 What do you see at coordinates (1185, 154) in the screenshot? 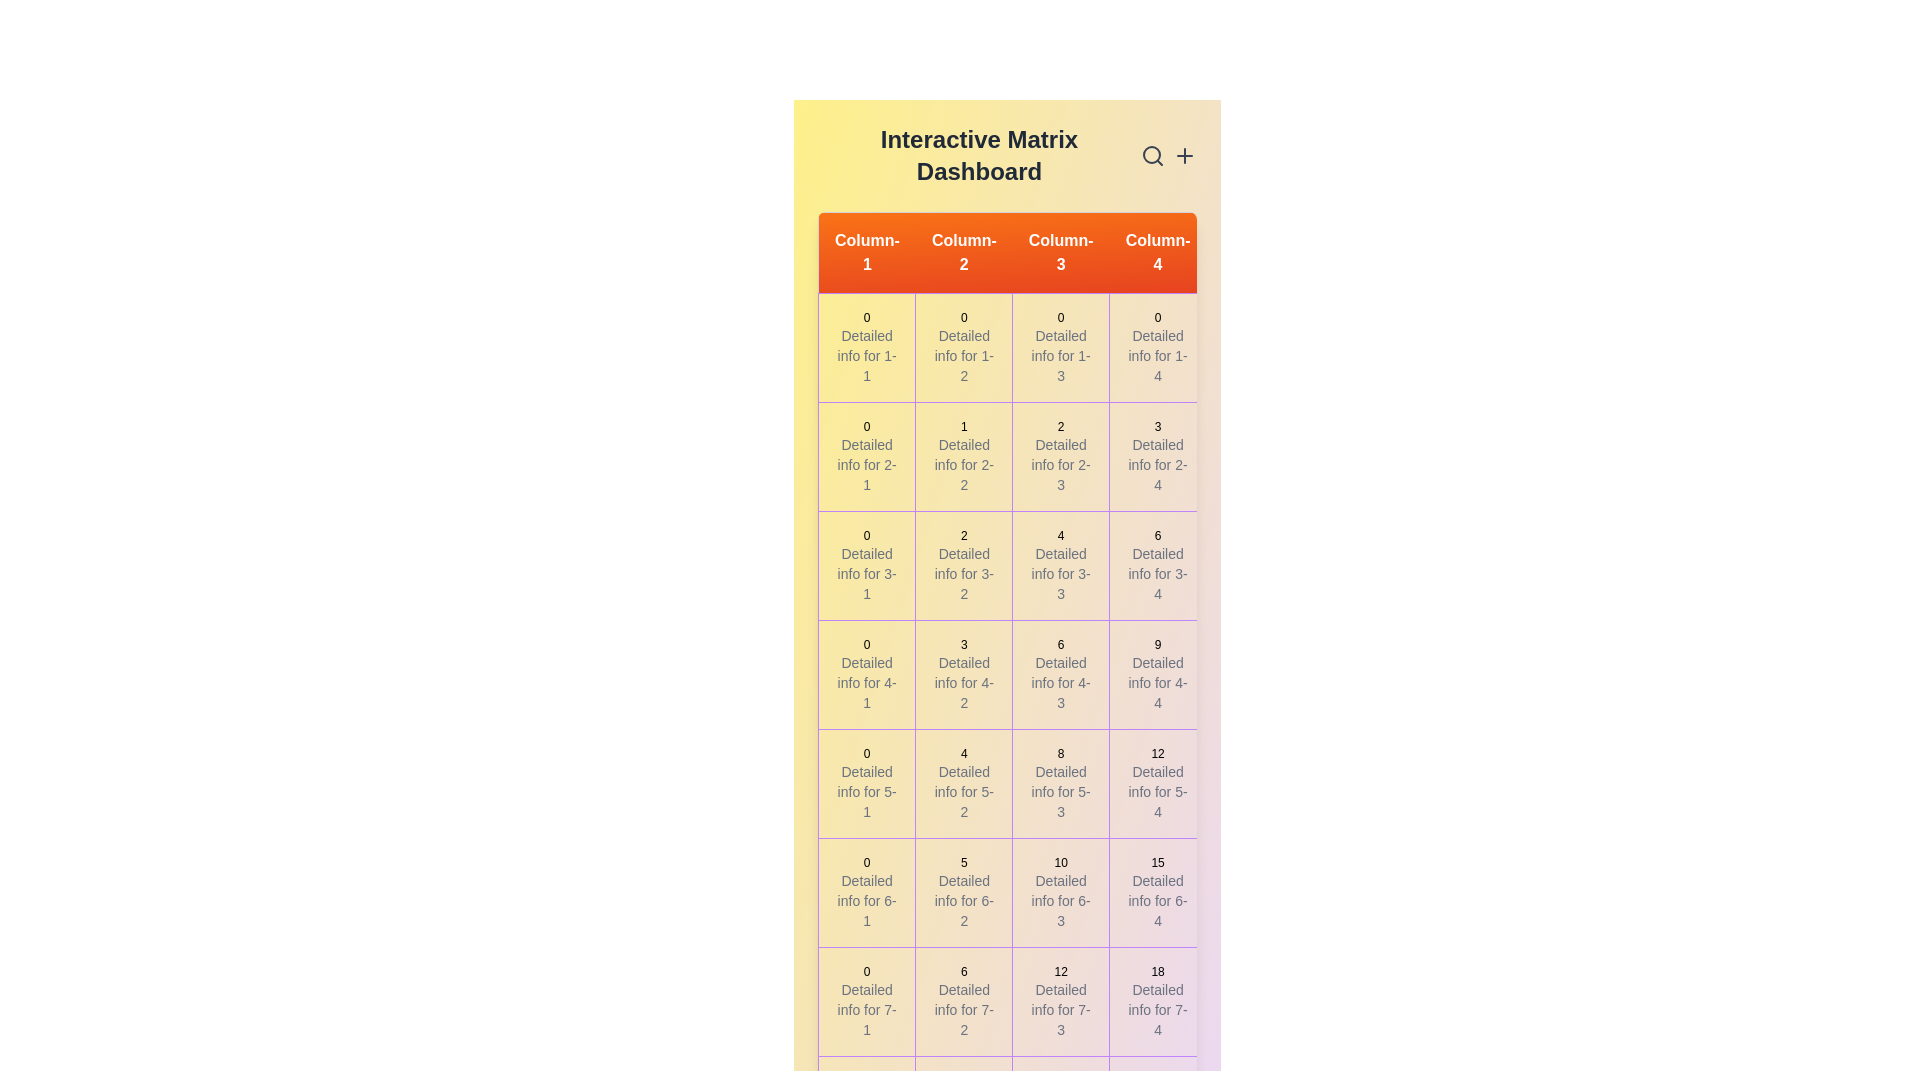
I see `the plus button in the header of the ColorfulMatrixTable component` at bounding box center [1185, 154].